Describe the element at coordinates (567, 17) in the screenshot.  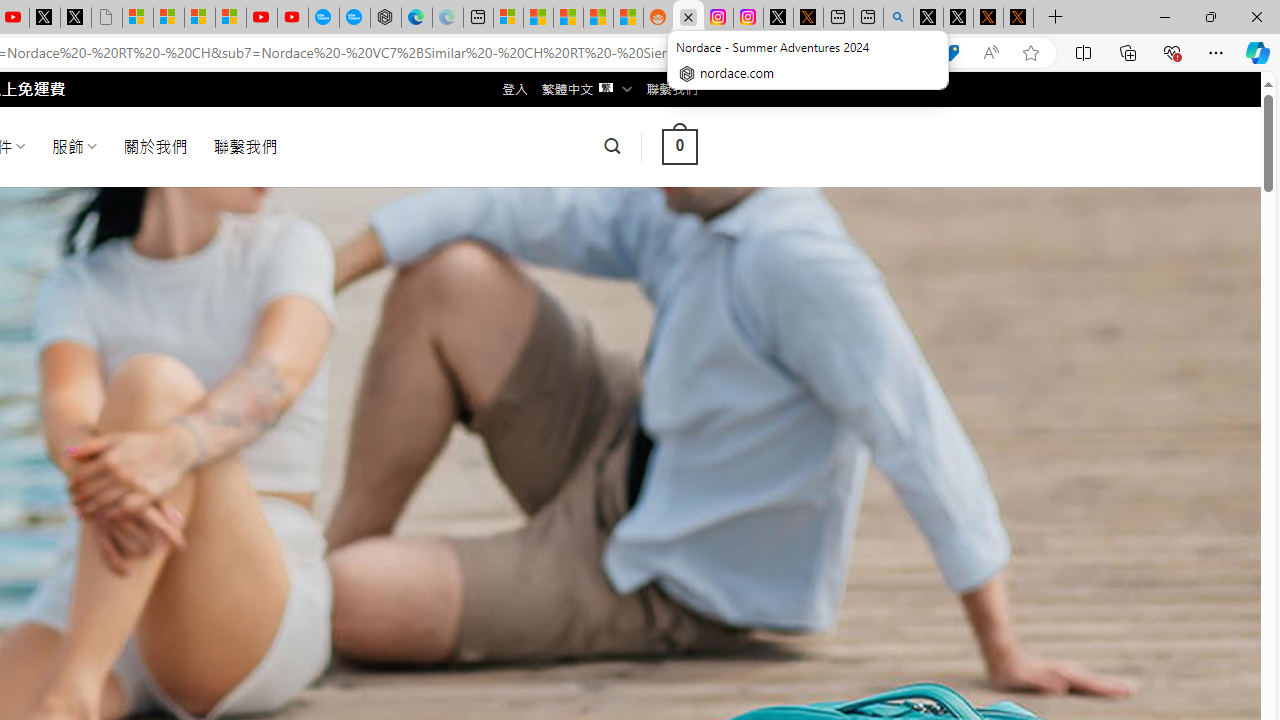
I see `'Shanghai, China hourly forecast | Microsoft Weather'` at that location.